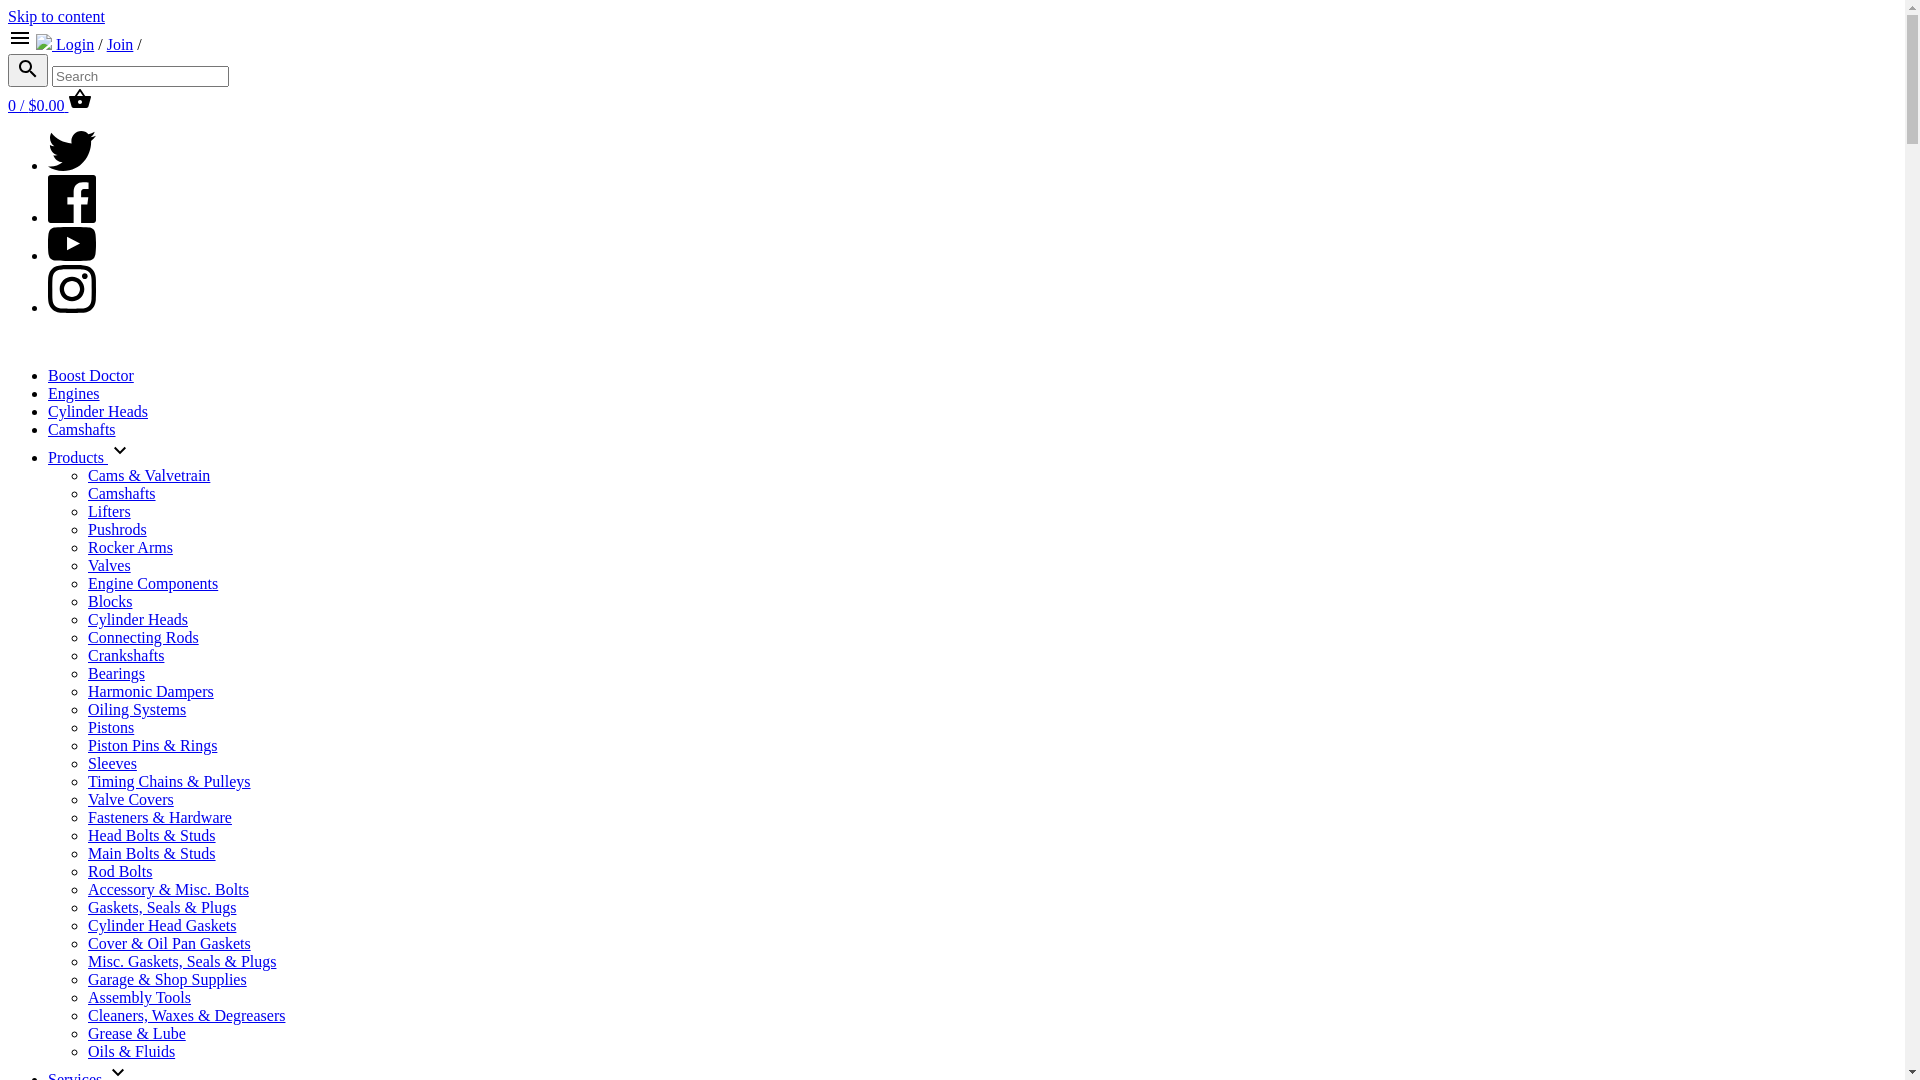 The image size is (1920, 1080). I want to click on 'Timing Chains & Pulleys', so click(169, 780).